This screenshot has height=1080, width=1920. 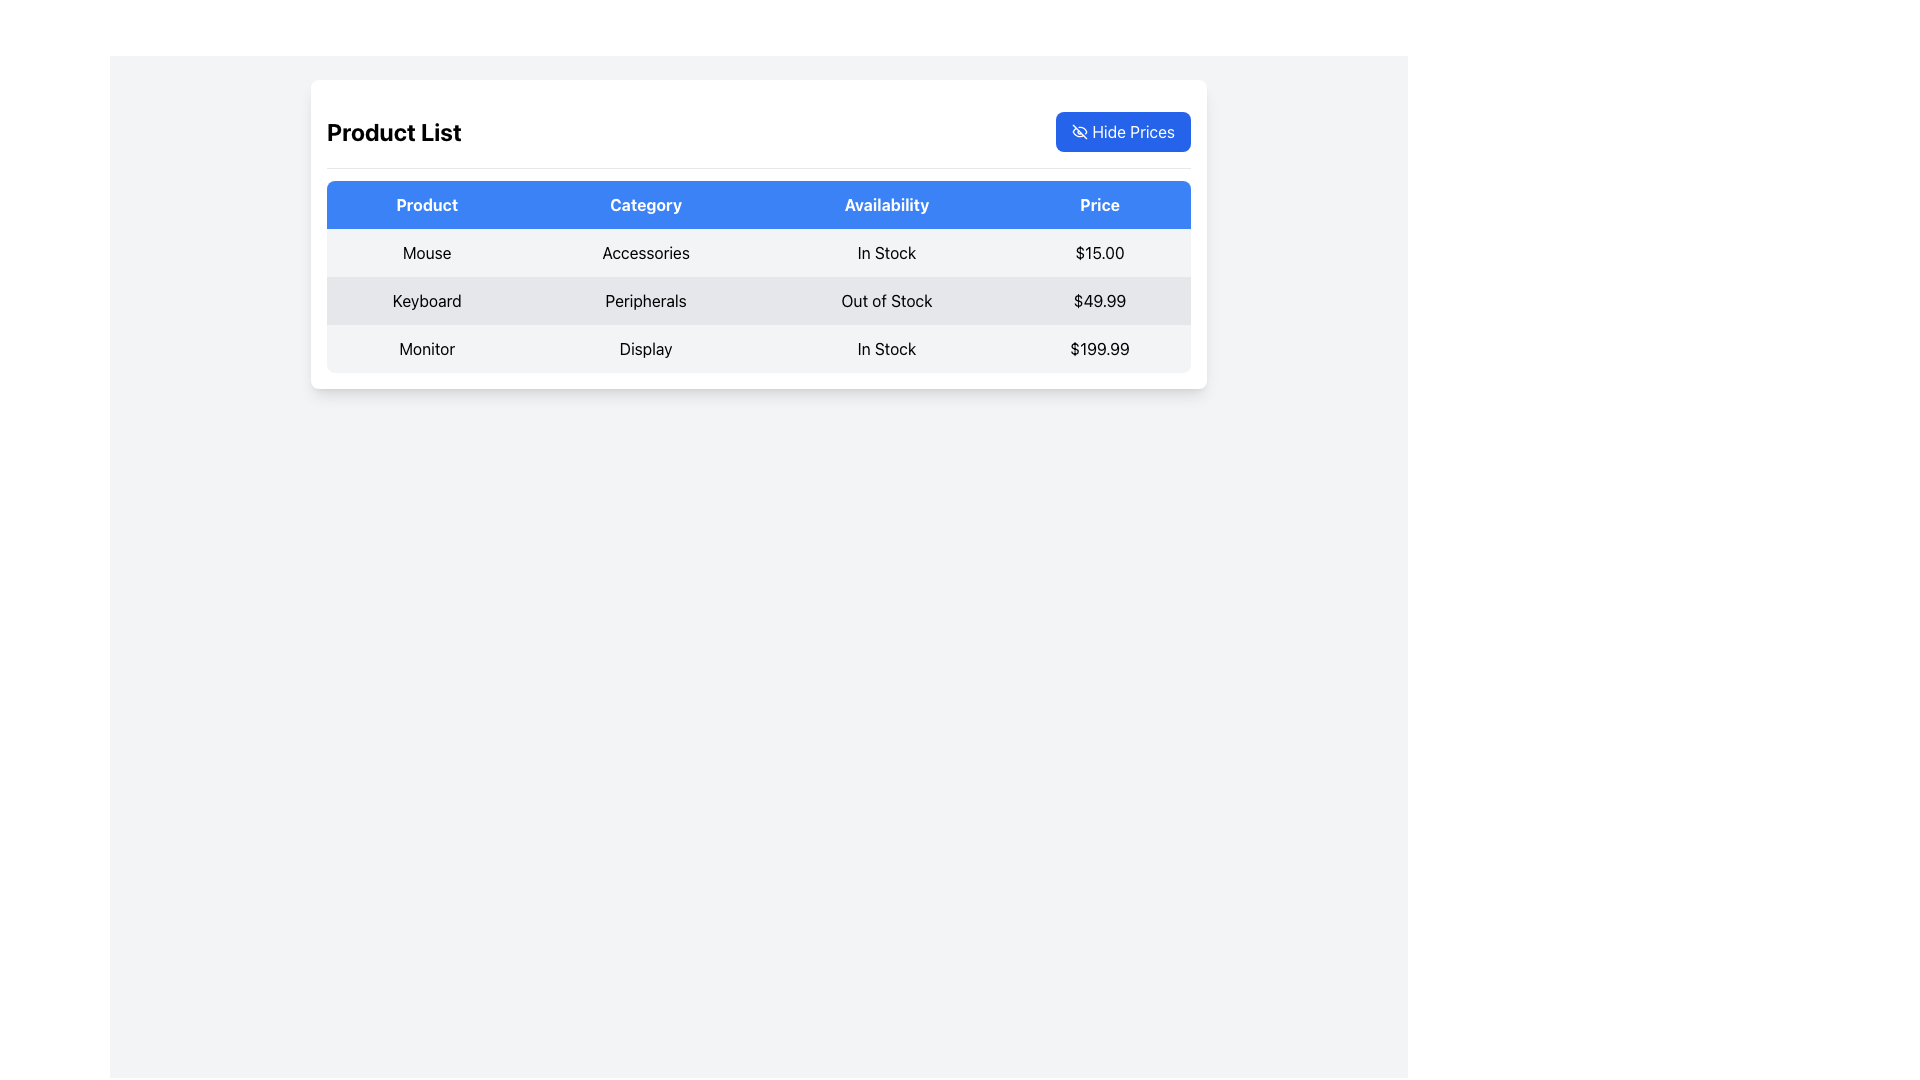 I want to click on text content of the Text Label element displaying 'Mouse', which is located in the leftmost column of the first row in a table, so click(x=426, y=252).